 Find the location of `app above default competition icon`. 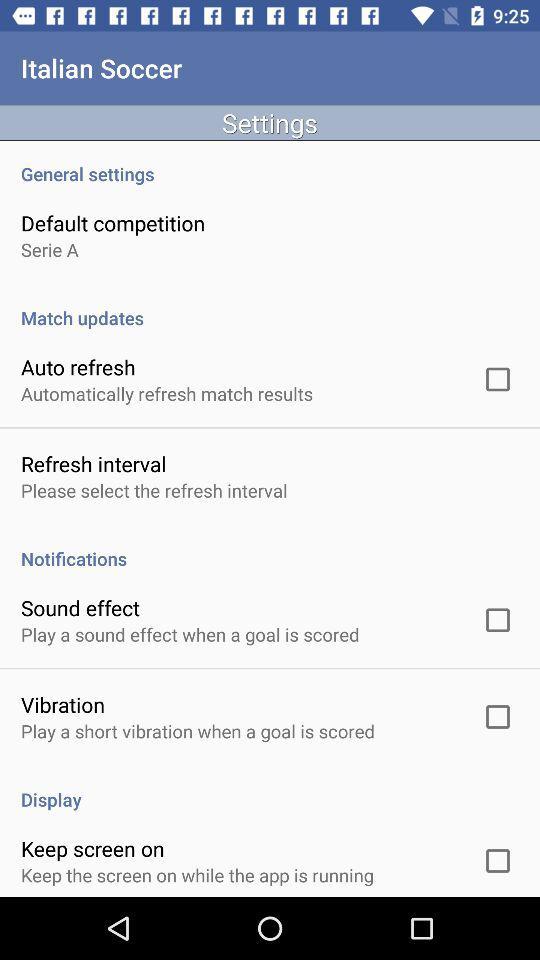

app above default competition icon is located at coordinates (270, 162).